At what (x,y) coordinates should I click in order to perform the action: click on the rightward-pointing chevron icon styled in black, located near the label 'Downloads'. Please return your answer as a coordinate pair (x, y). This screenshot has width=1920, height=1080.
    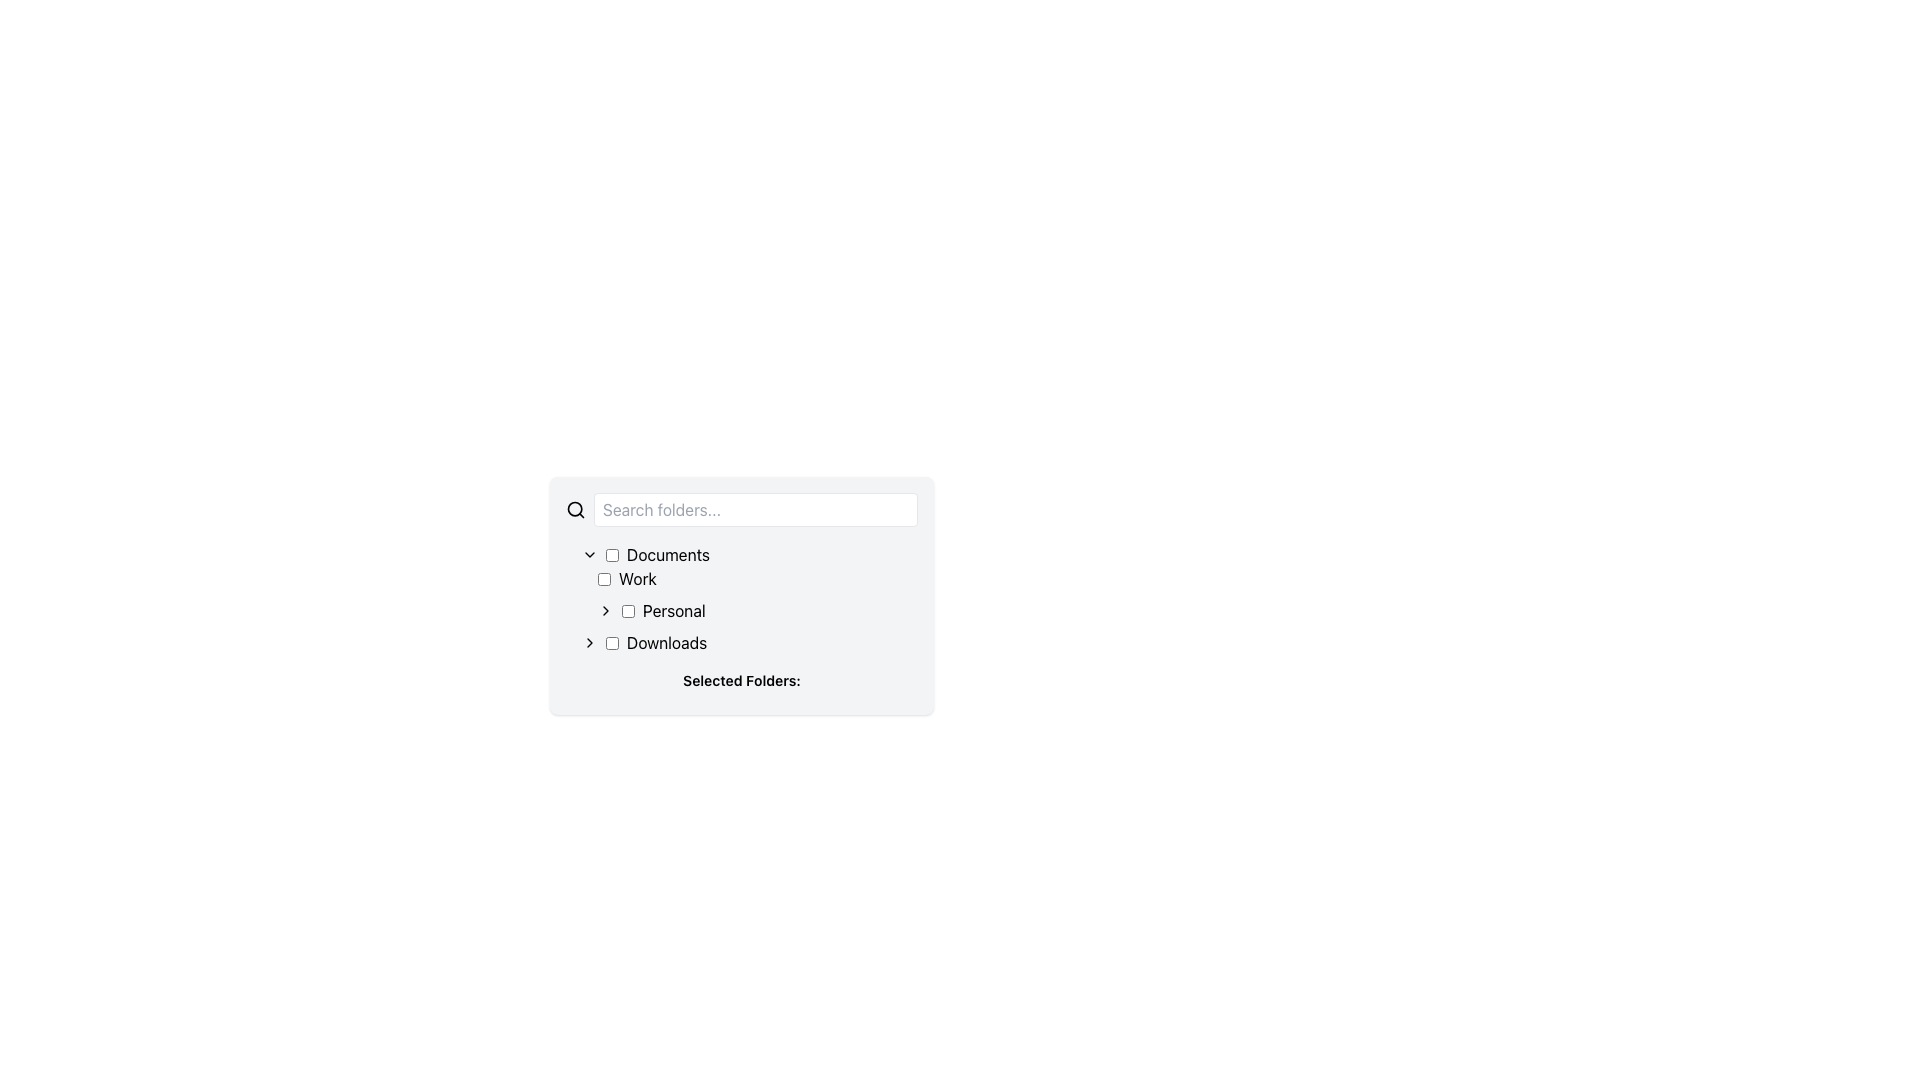
    Looking at the image, I should click on (589, 643).